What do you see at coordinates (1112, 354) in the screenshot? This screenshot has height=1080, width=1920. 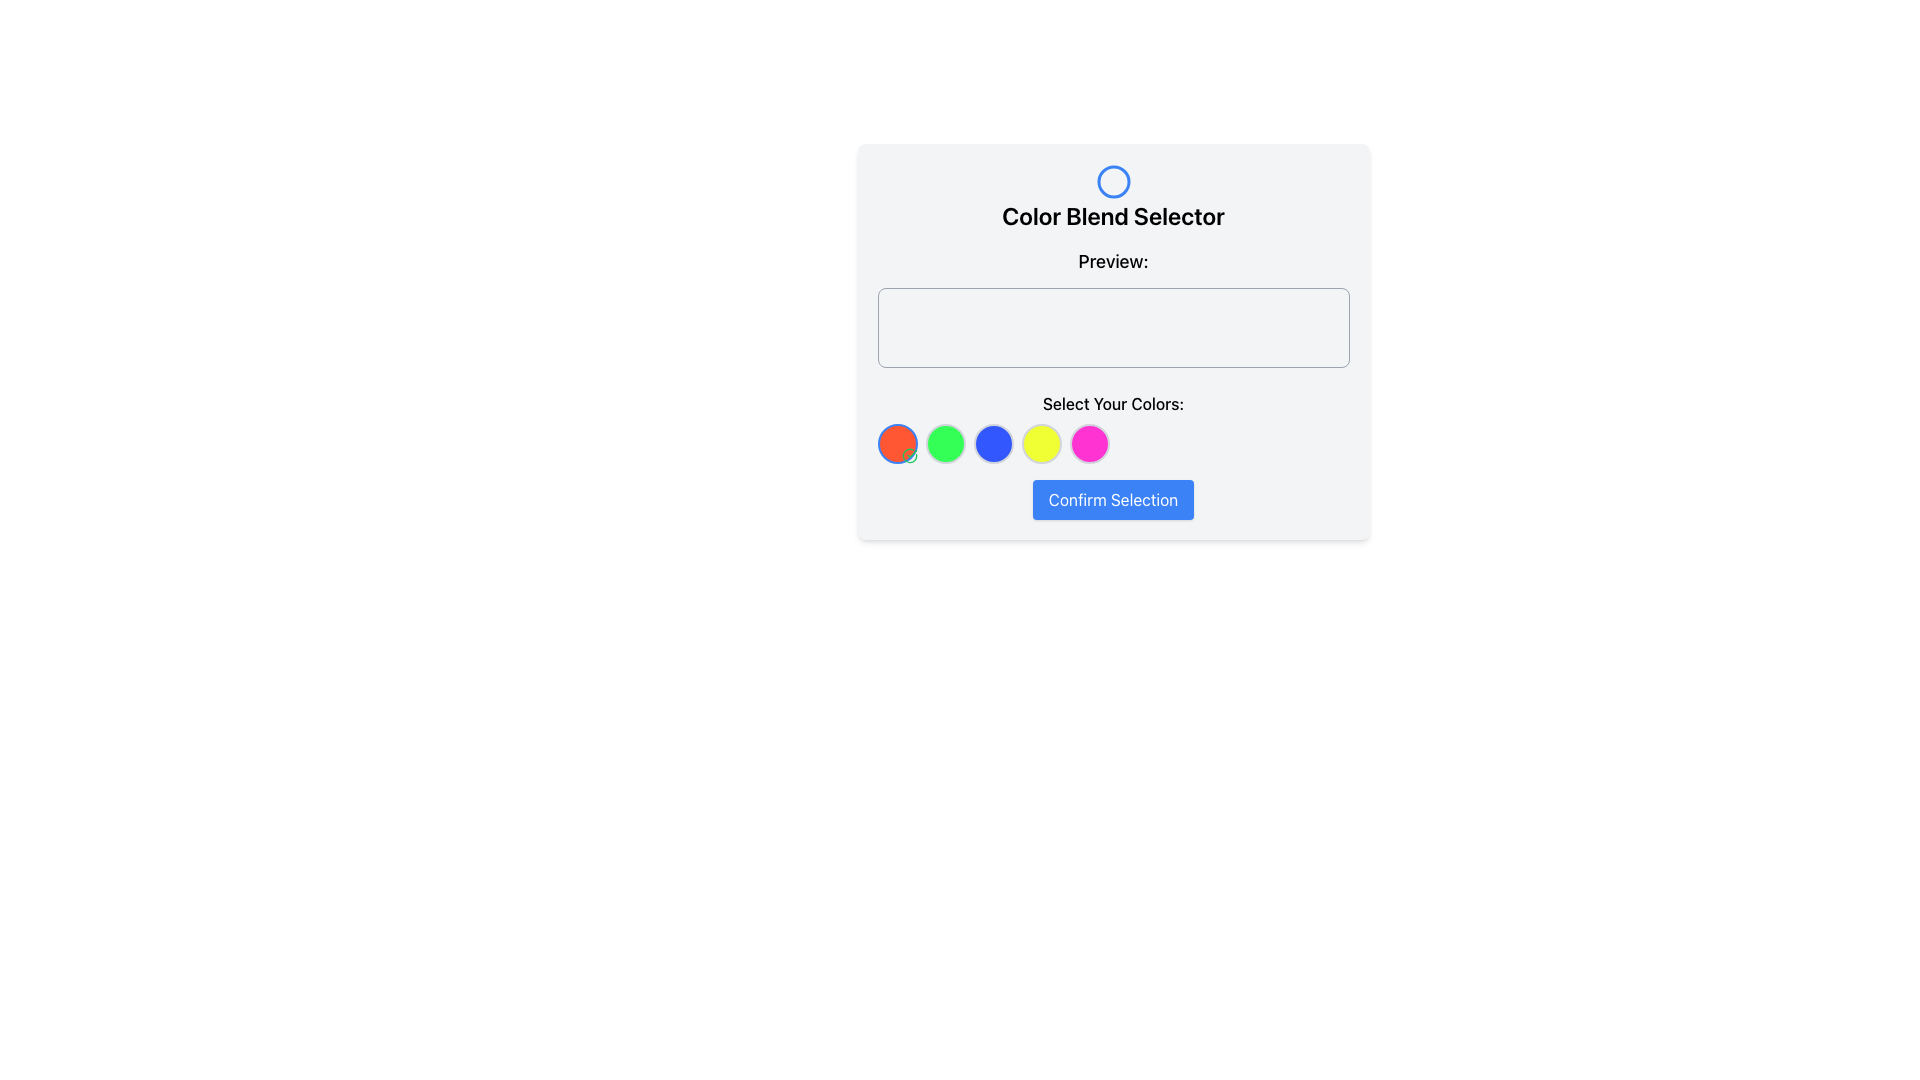 I see `the Text Display element labeled 'Preview:' which provides instructions for the color selection feature, located centrally within a gray box in the 'Color Blend Selector' section` at bounding box center [1112, 354].